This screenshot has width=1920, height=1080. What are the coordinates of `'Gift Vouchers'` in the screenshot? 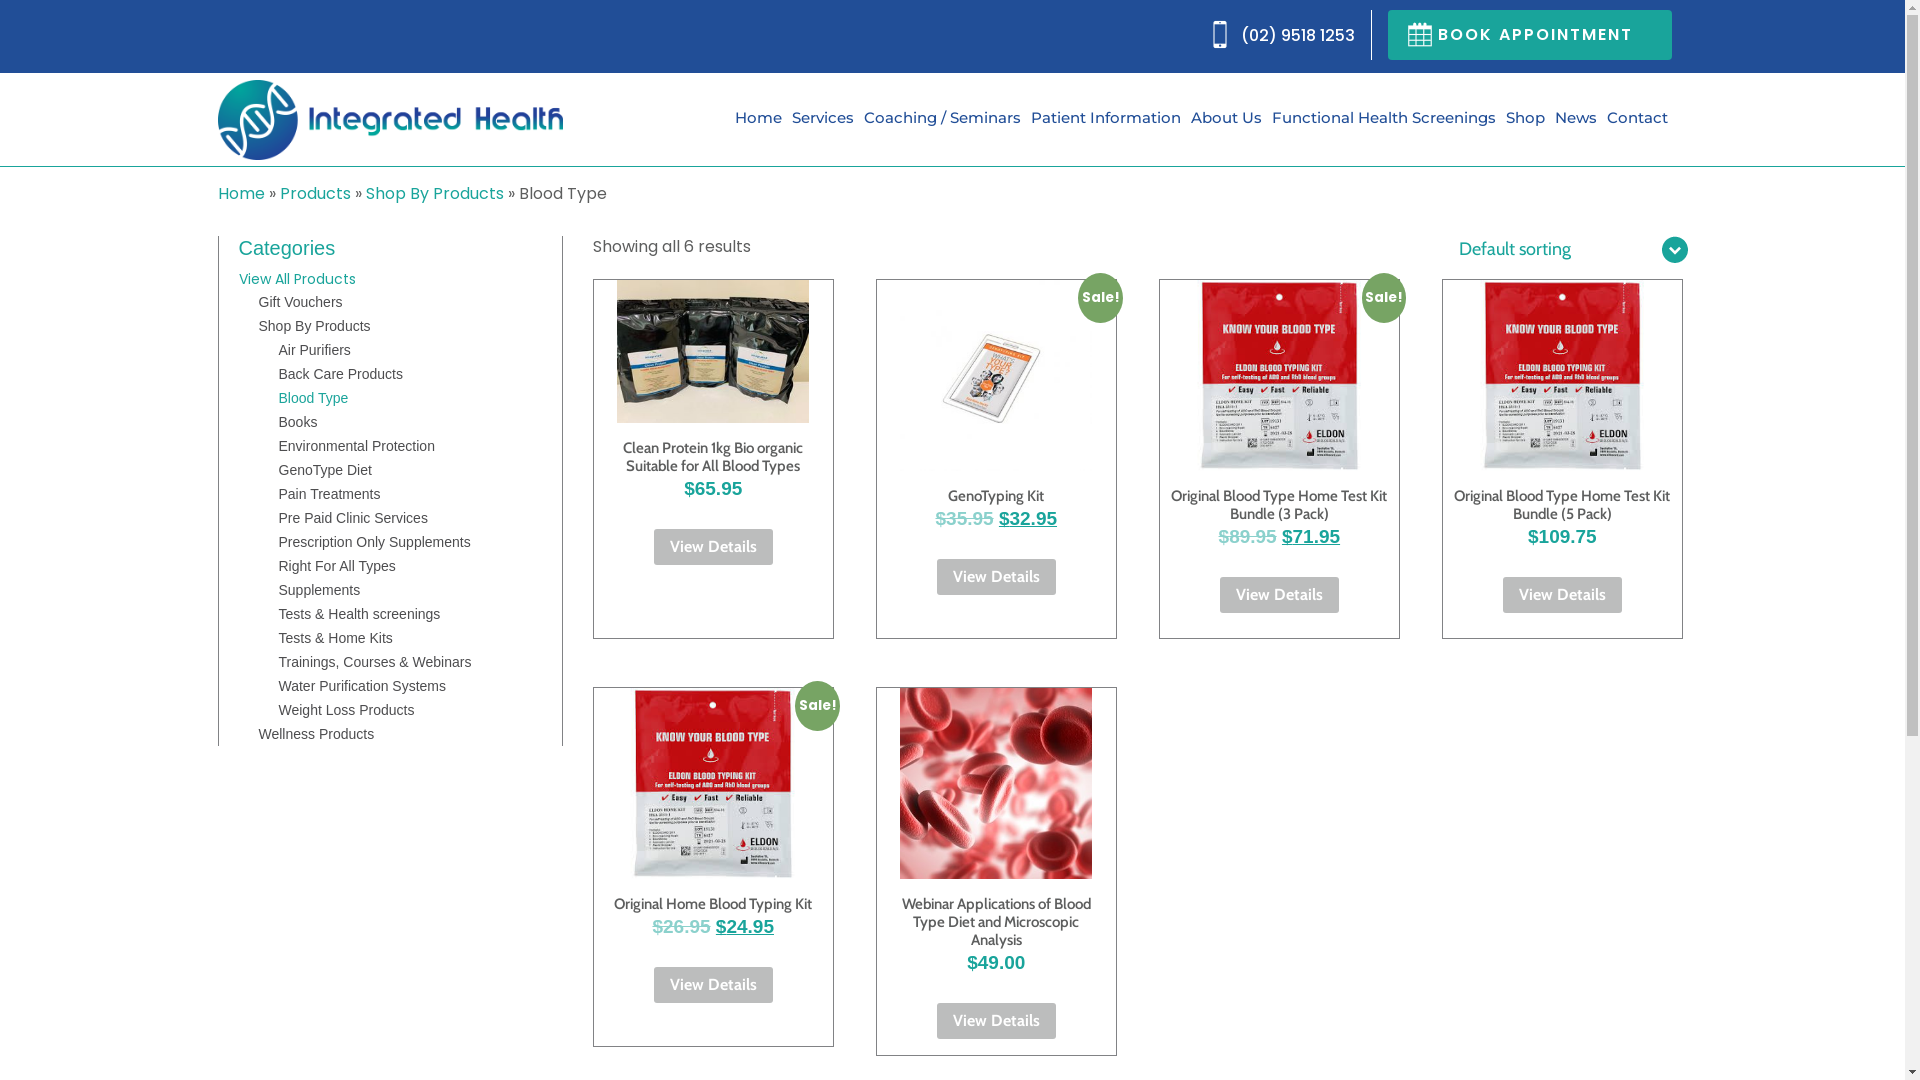 It's located at (298, 301).